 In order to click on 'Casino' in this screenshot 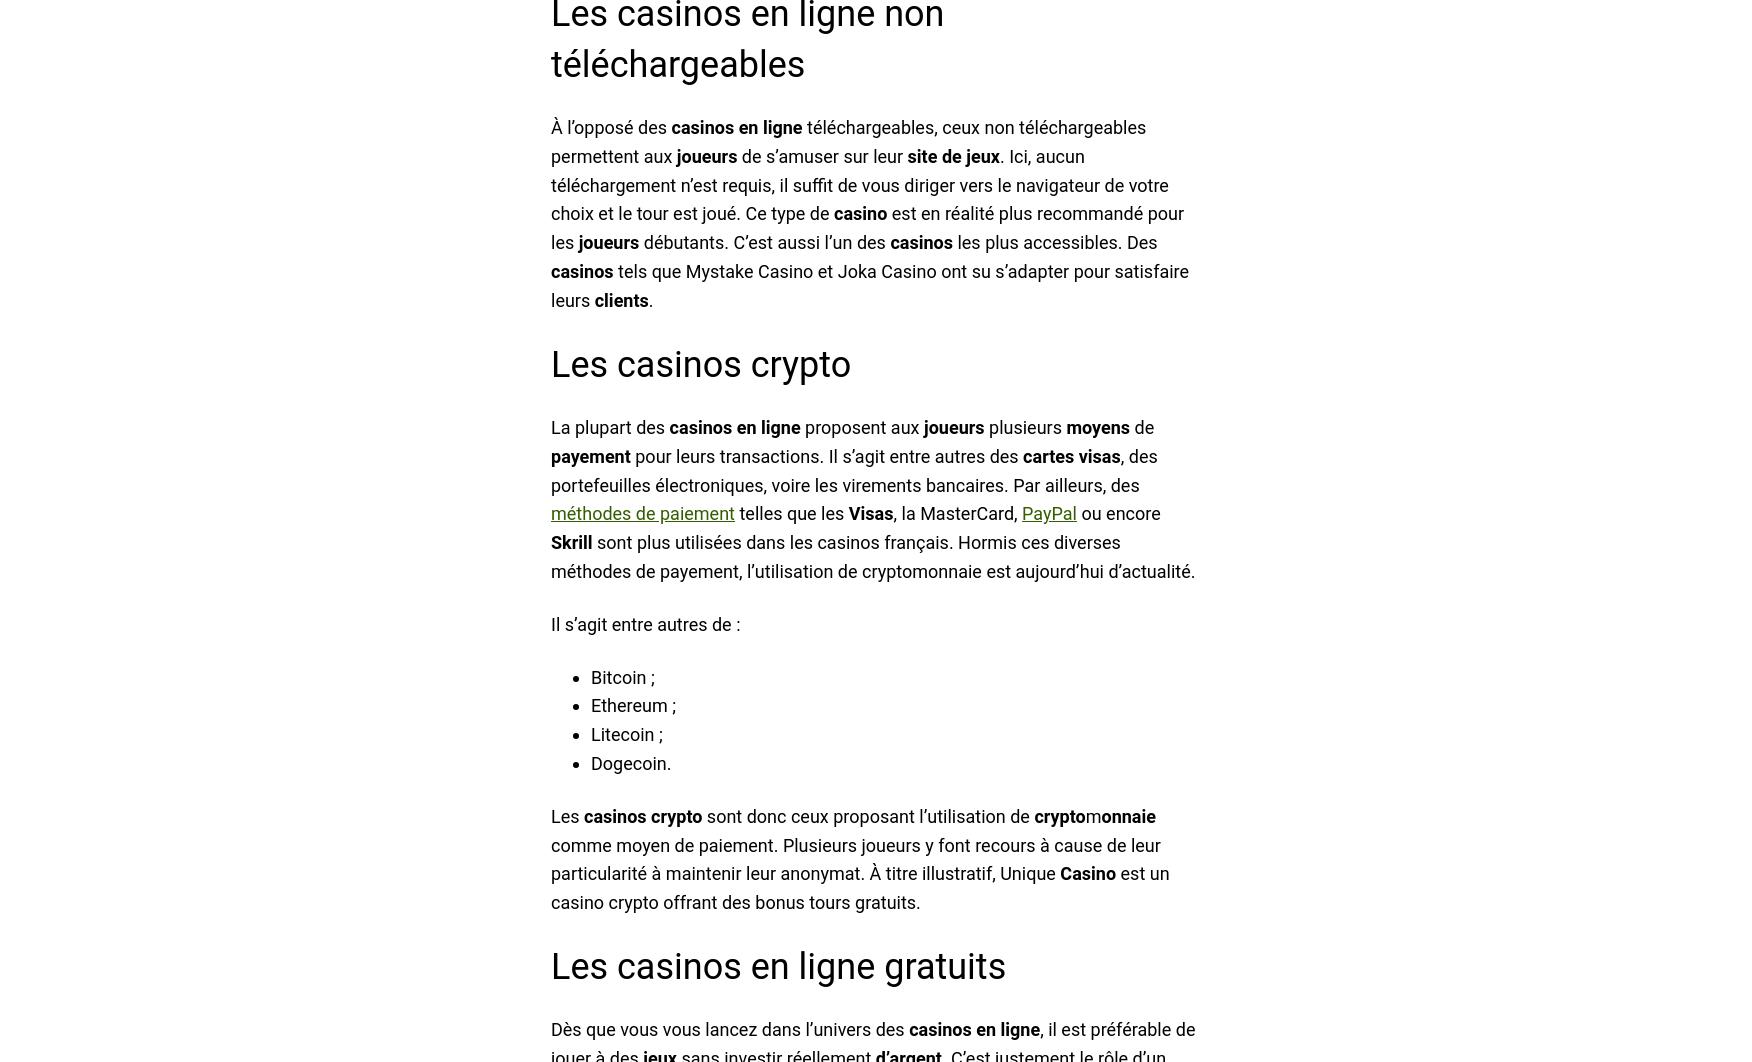, I will do `click(1087, 872)`.